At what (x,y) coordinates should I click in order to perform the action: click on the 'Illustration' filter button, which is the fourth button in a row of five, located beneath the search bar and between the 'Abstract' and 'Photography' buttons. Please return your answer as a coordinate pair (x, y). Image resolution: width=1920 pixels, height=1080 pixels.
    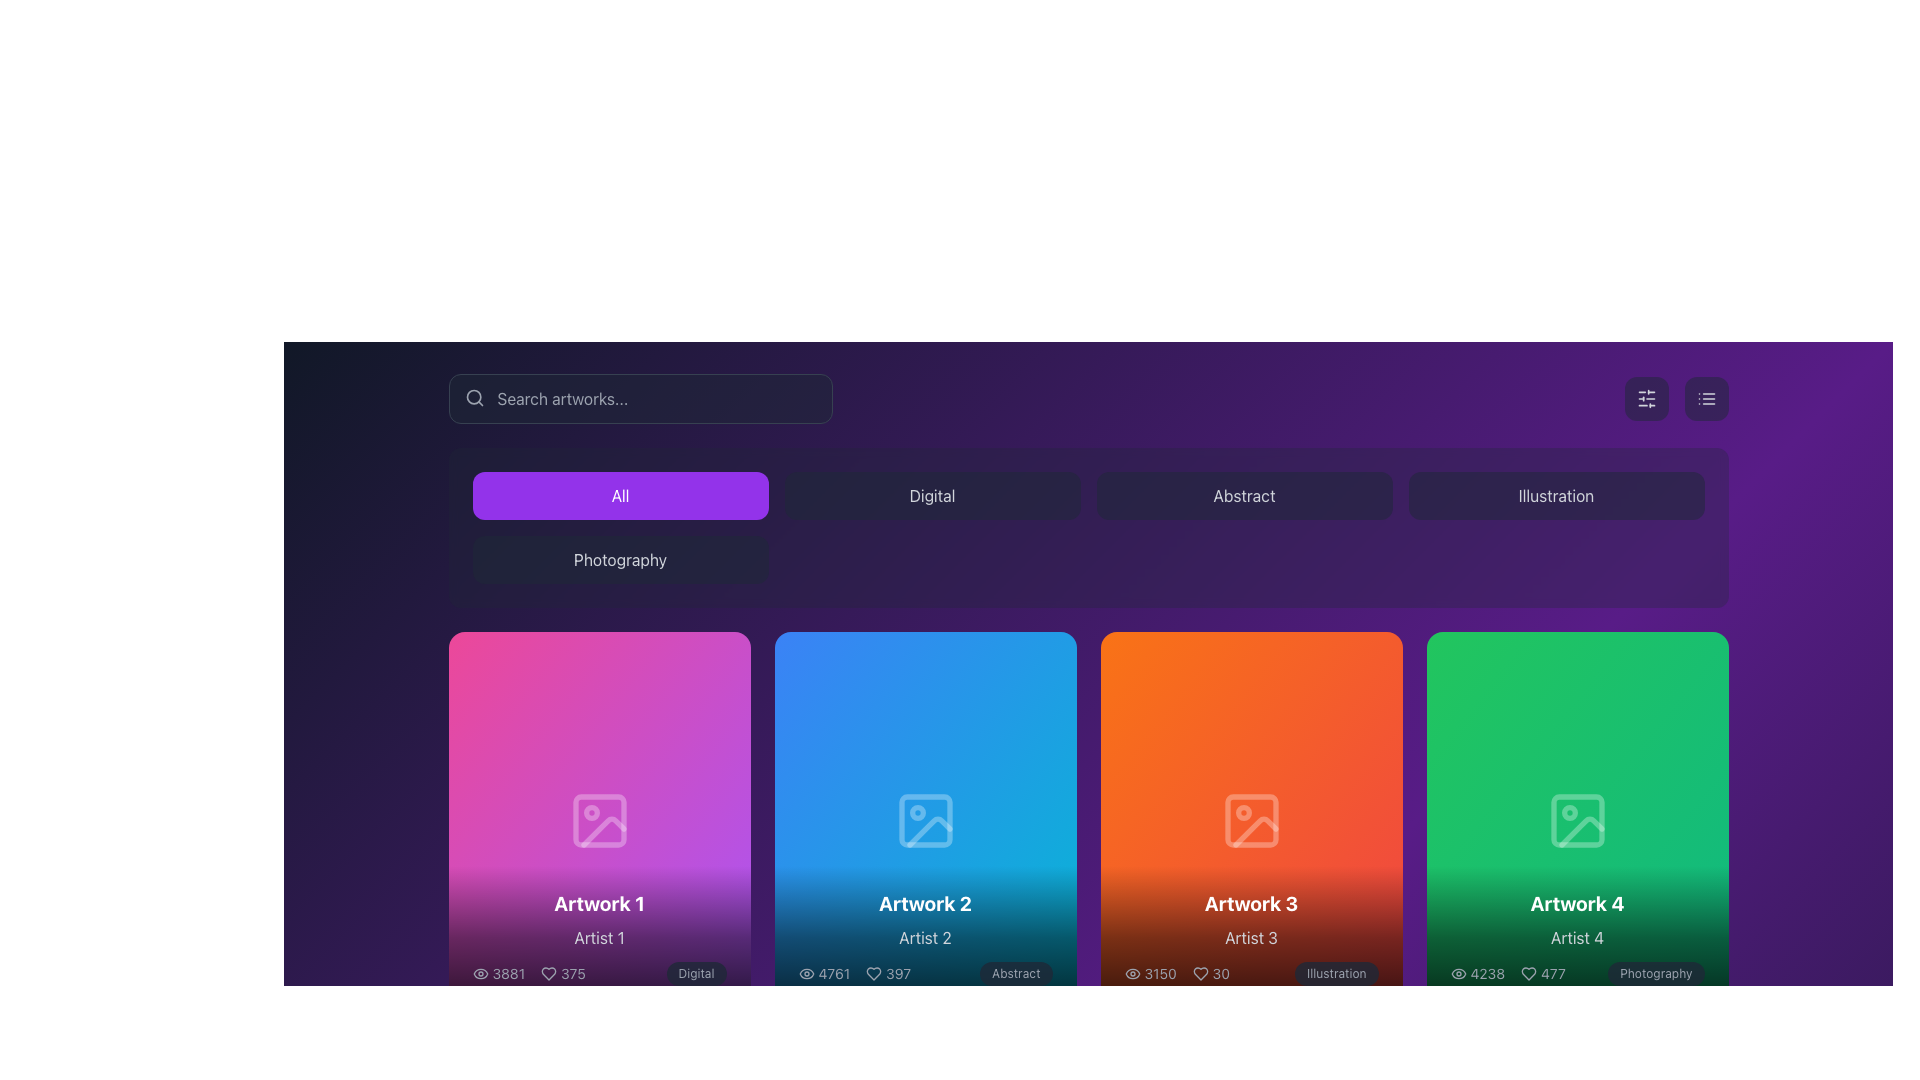
    Looking at the image, I should click on (1555, 495).